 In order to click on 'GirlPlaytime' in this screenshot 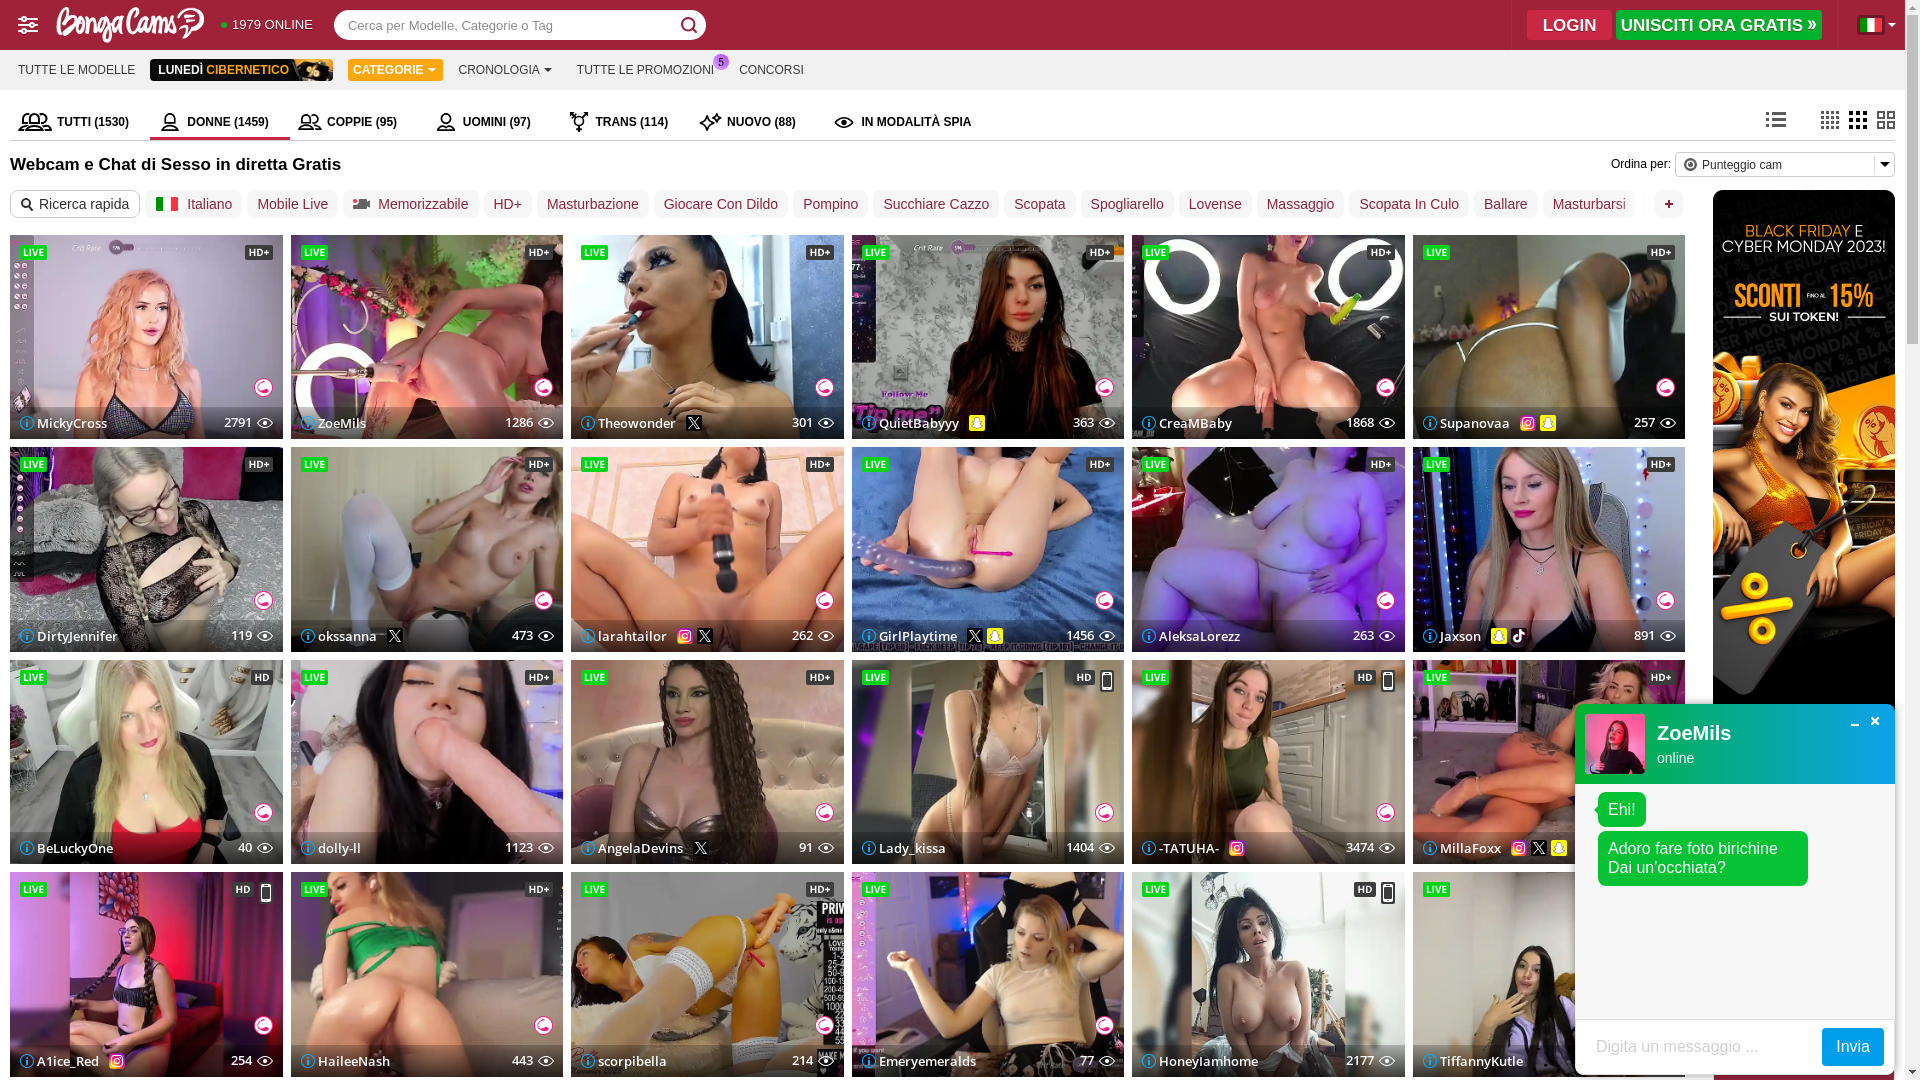, I will do `click(908, 636)`.